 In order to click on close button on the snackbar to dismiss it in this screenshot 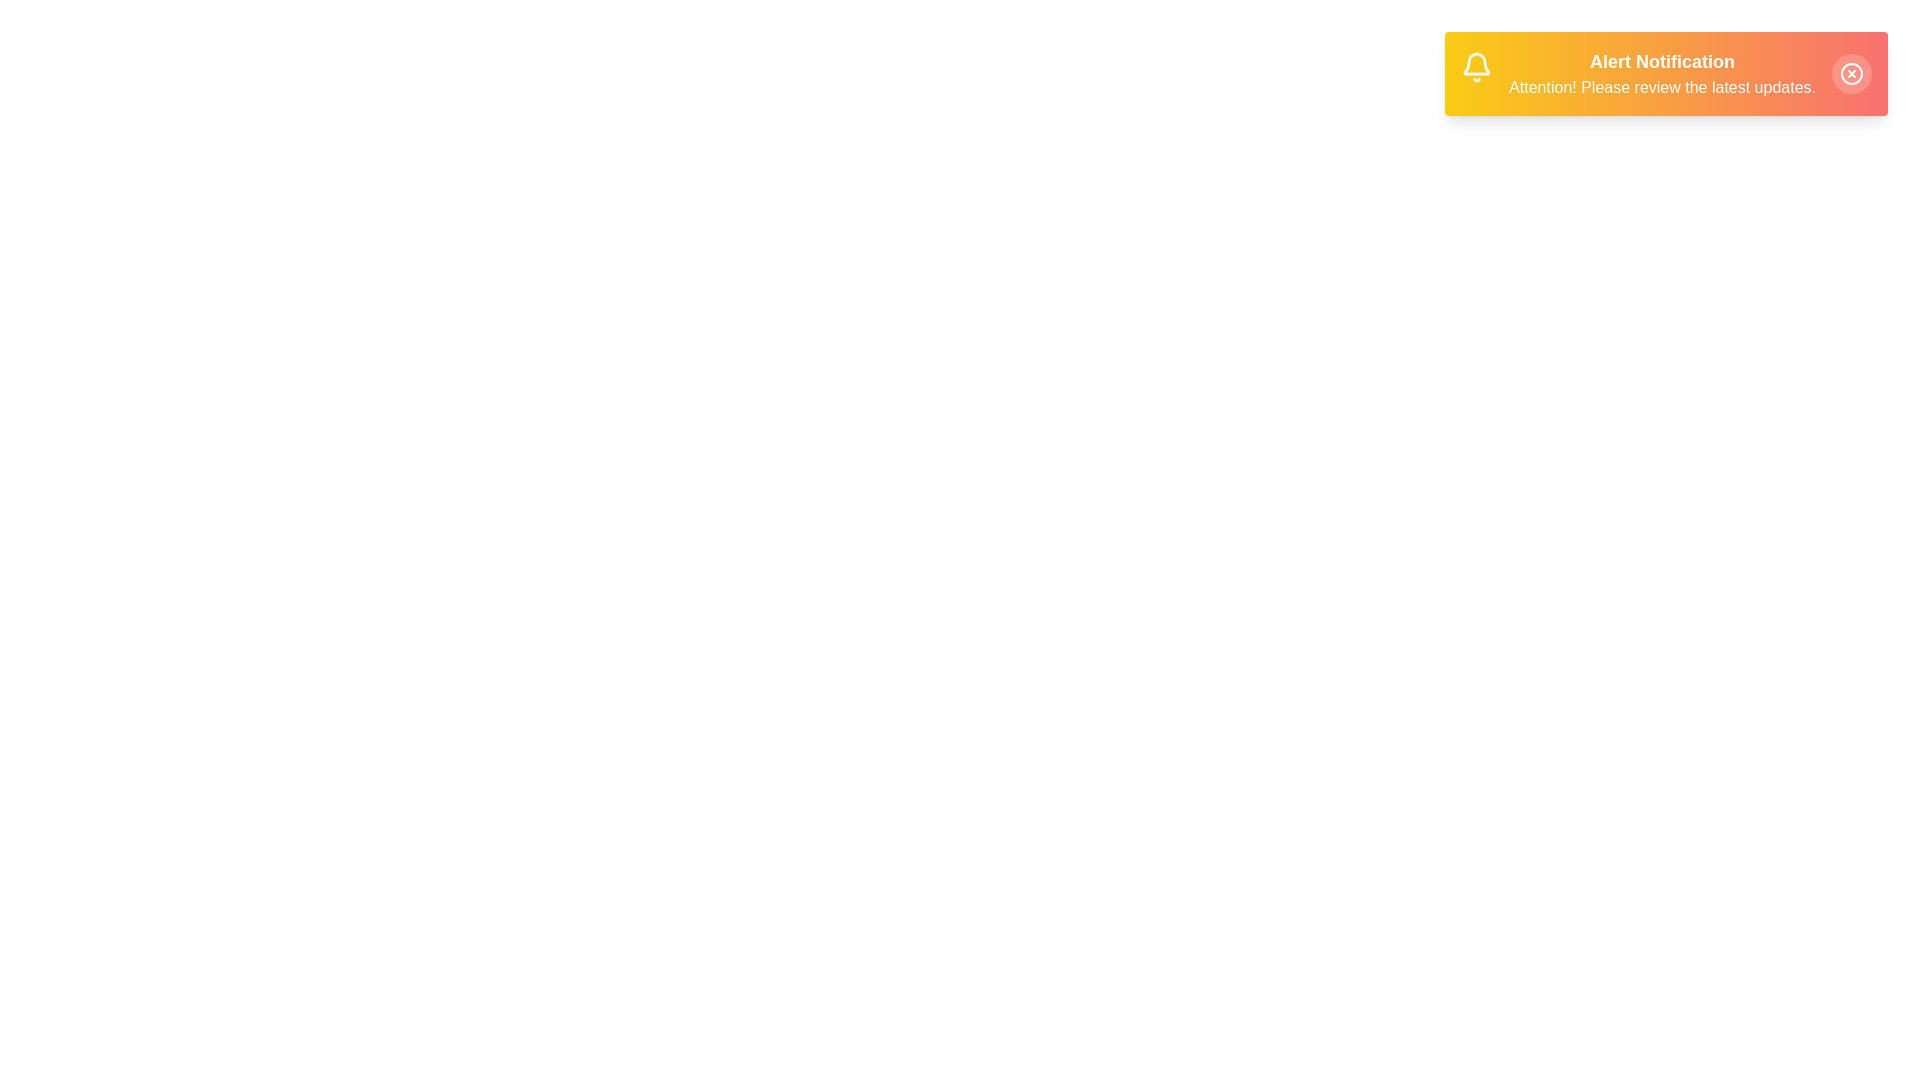, I will do `click(1851, 72)`.